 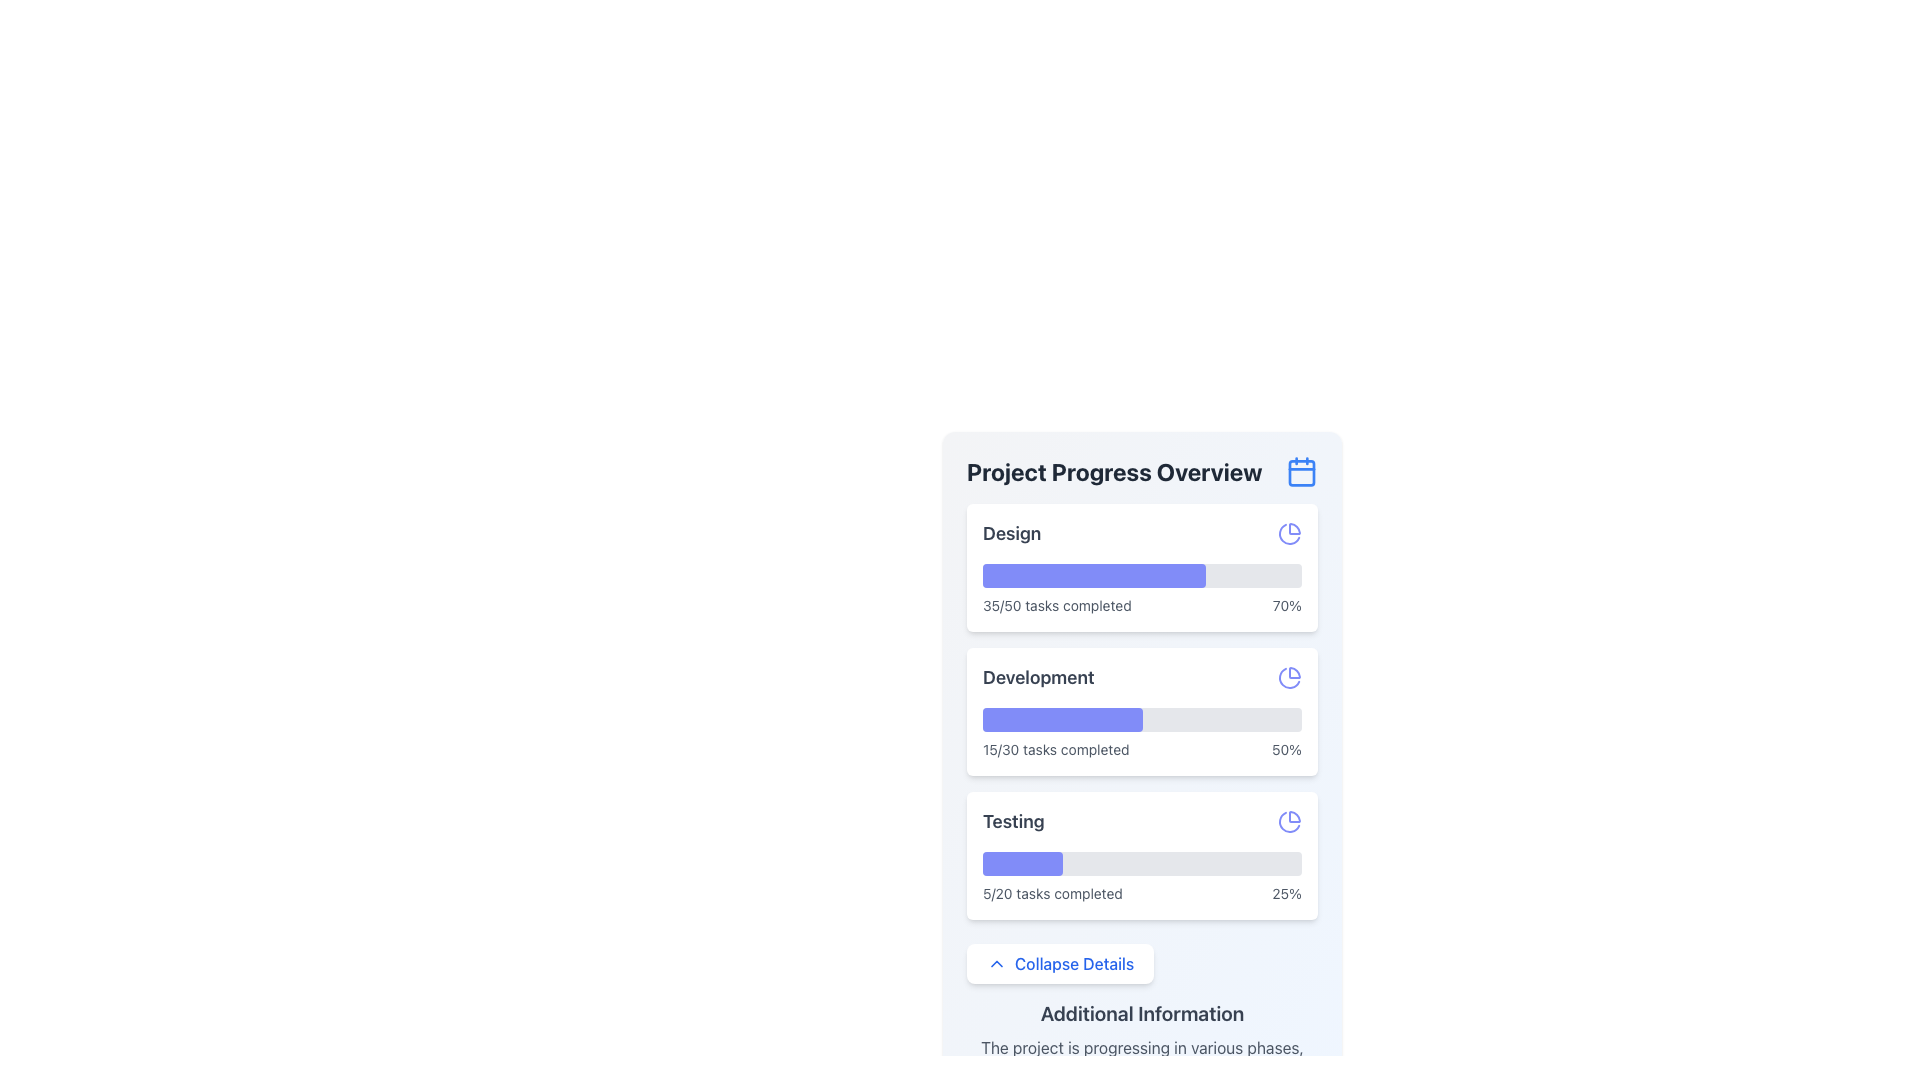 What do you see at coordinates (1051, 893) in the screenshot?
I see `the static text indicating progress of tasks in the Testing section, which shows that 5 out of 20 tasks have been completed` at bounding box center [1051, 893].